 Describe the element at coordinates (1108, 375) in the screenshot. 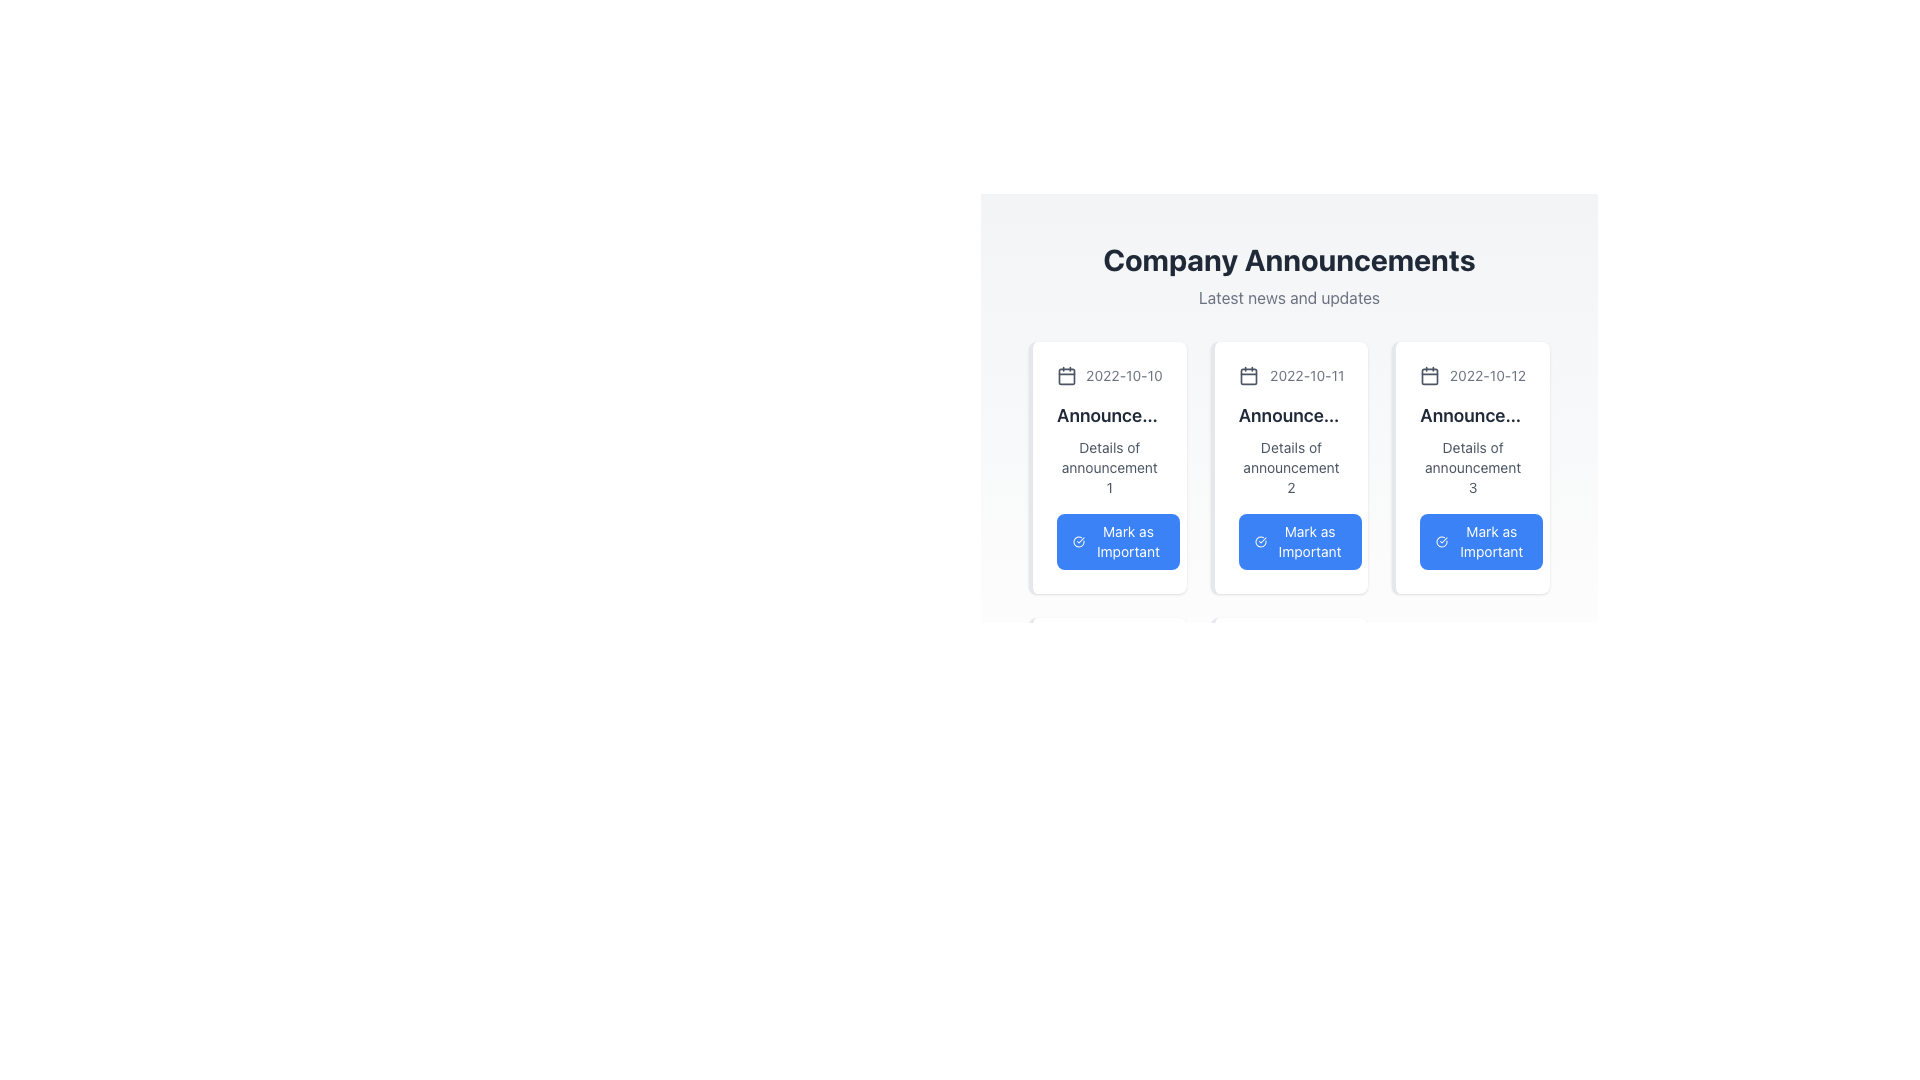

I see `the informational label displaying the date for 'Announcement 1' located at the top-left corner of the announcement card` at that location.